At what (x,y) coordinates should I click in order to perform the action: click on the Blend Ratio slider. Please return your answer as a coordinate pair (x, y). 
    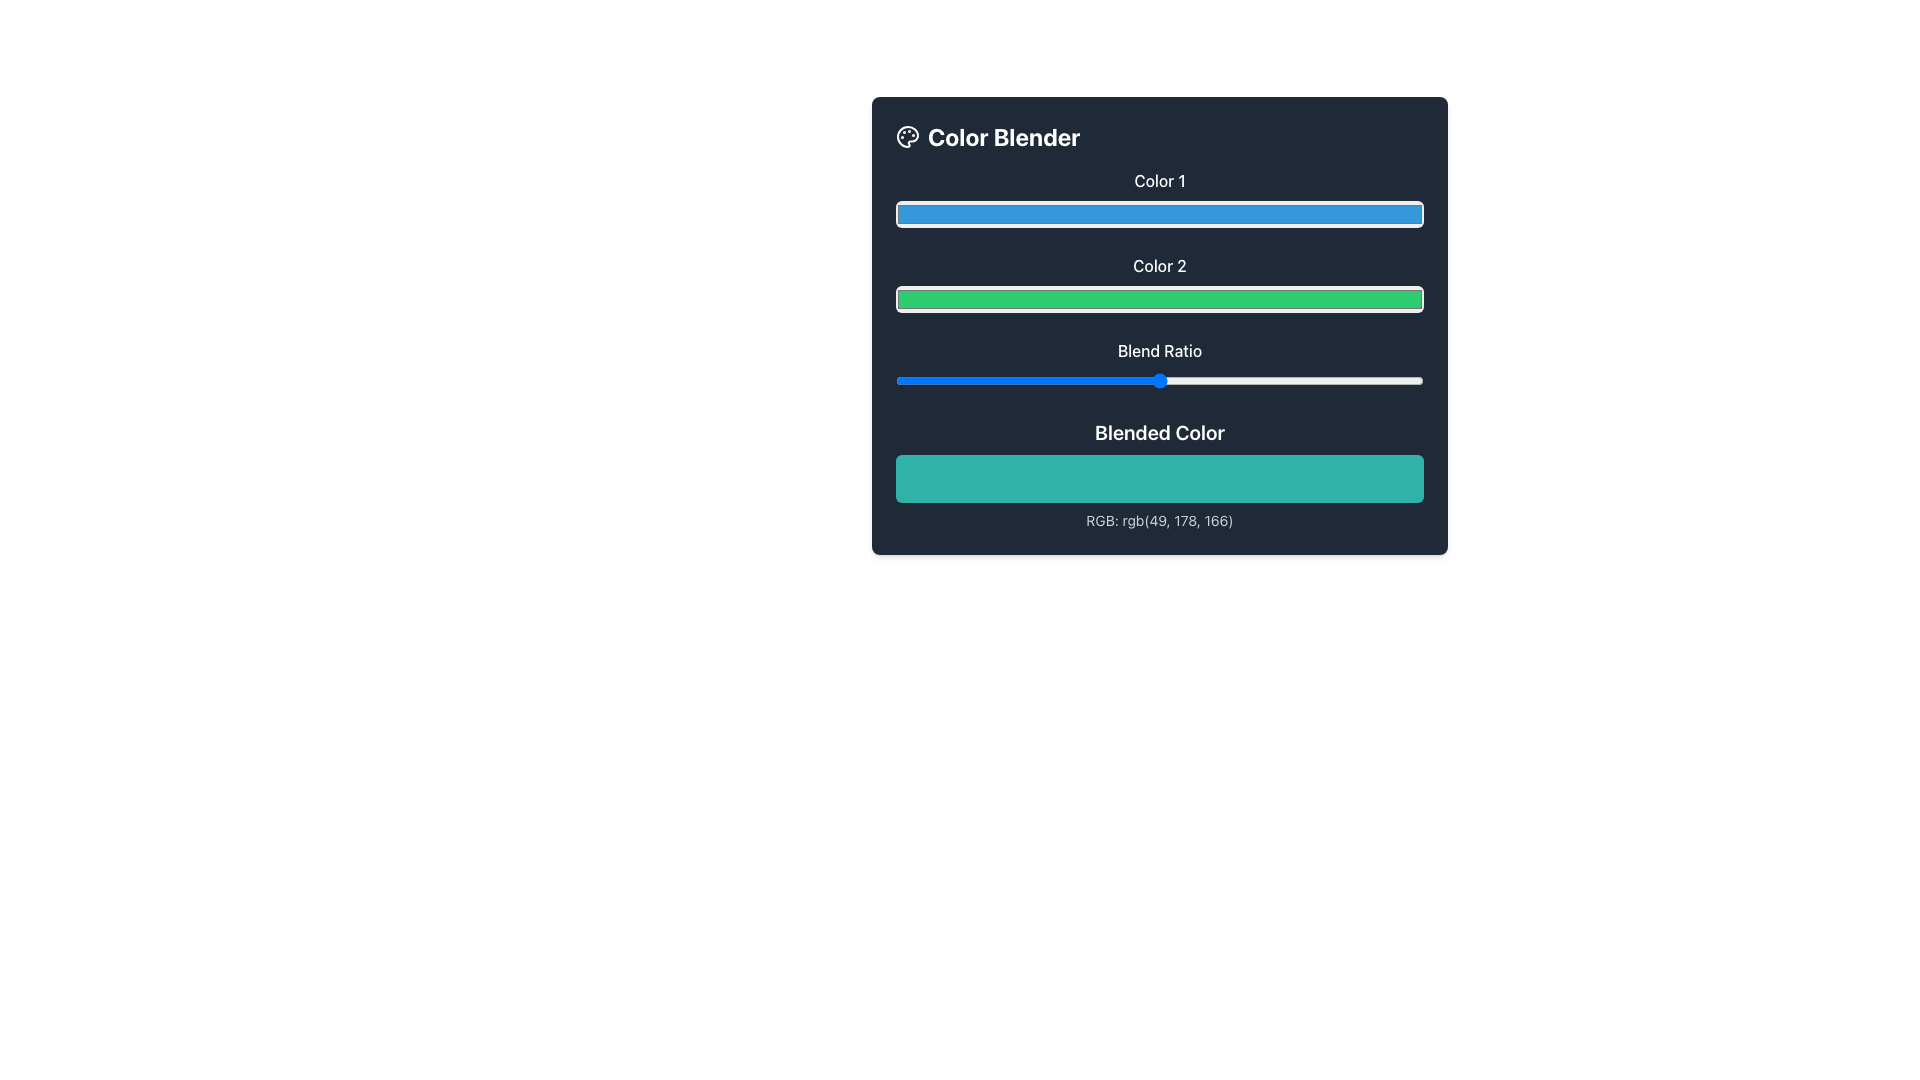
    Looking at the image, I should click on (1318, 381).